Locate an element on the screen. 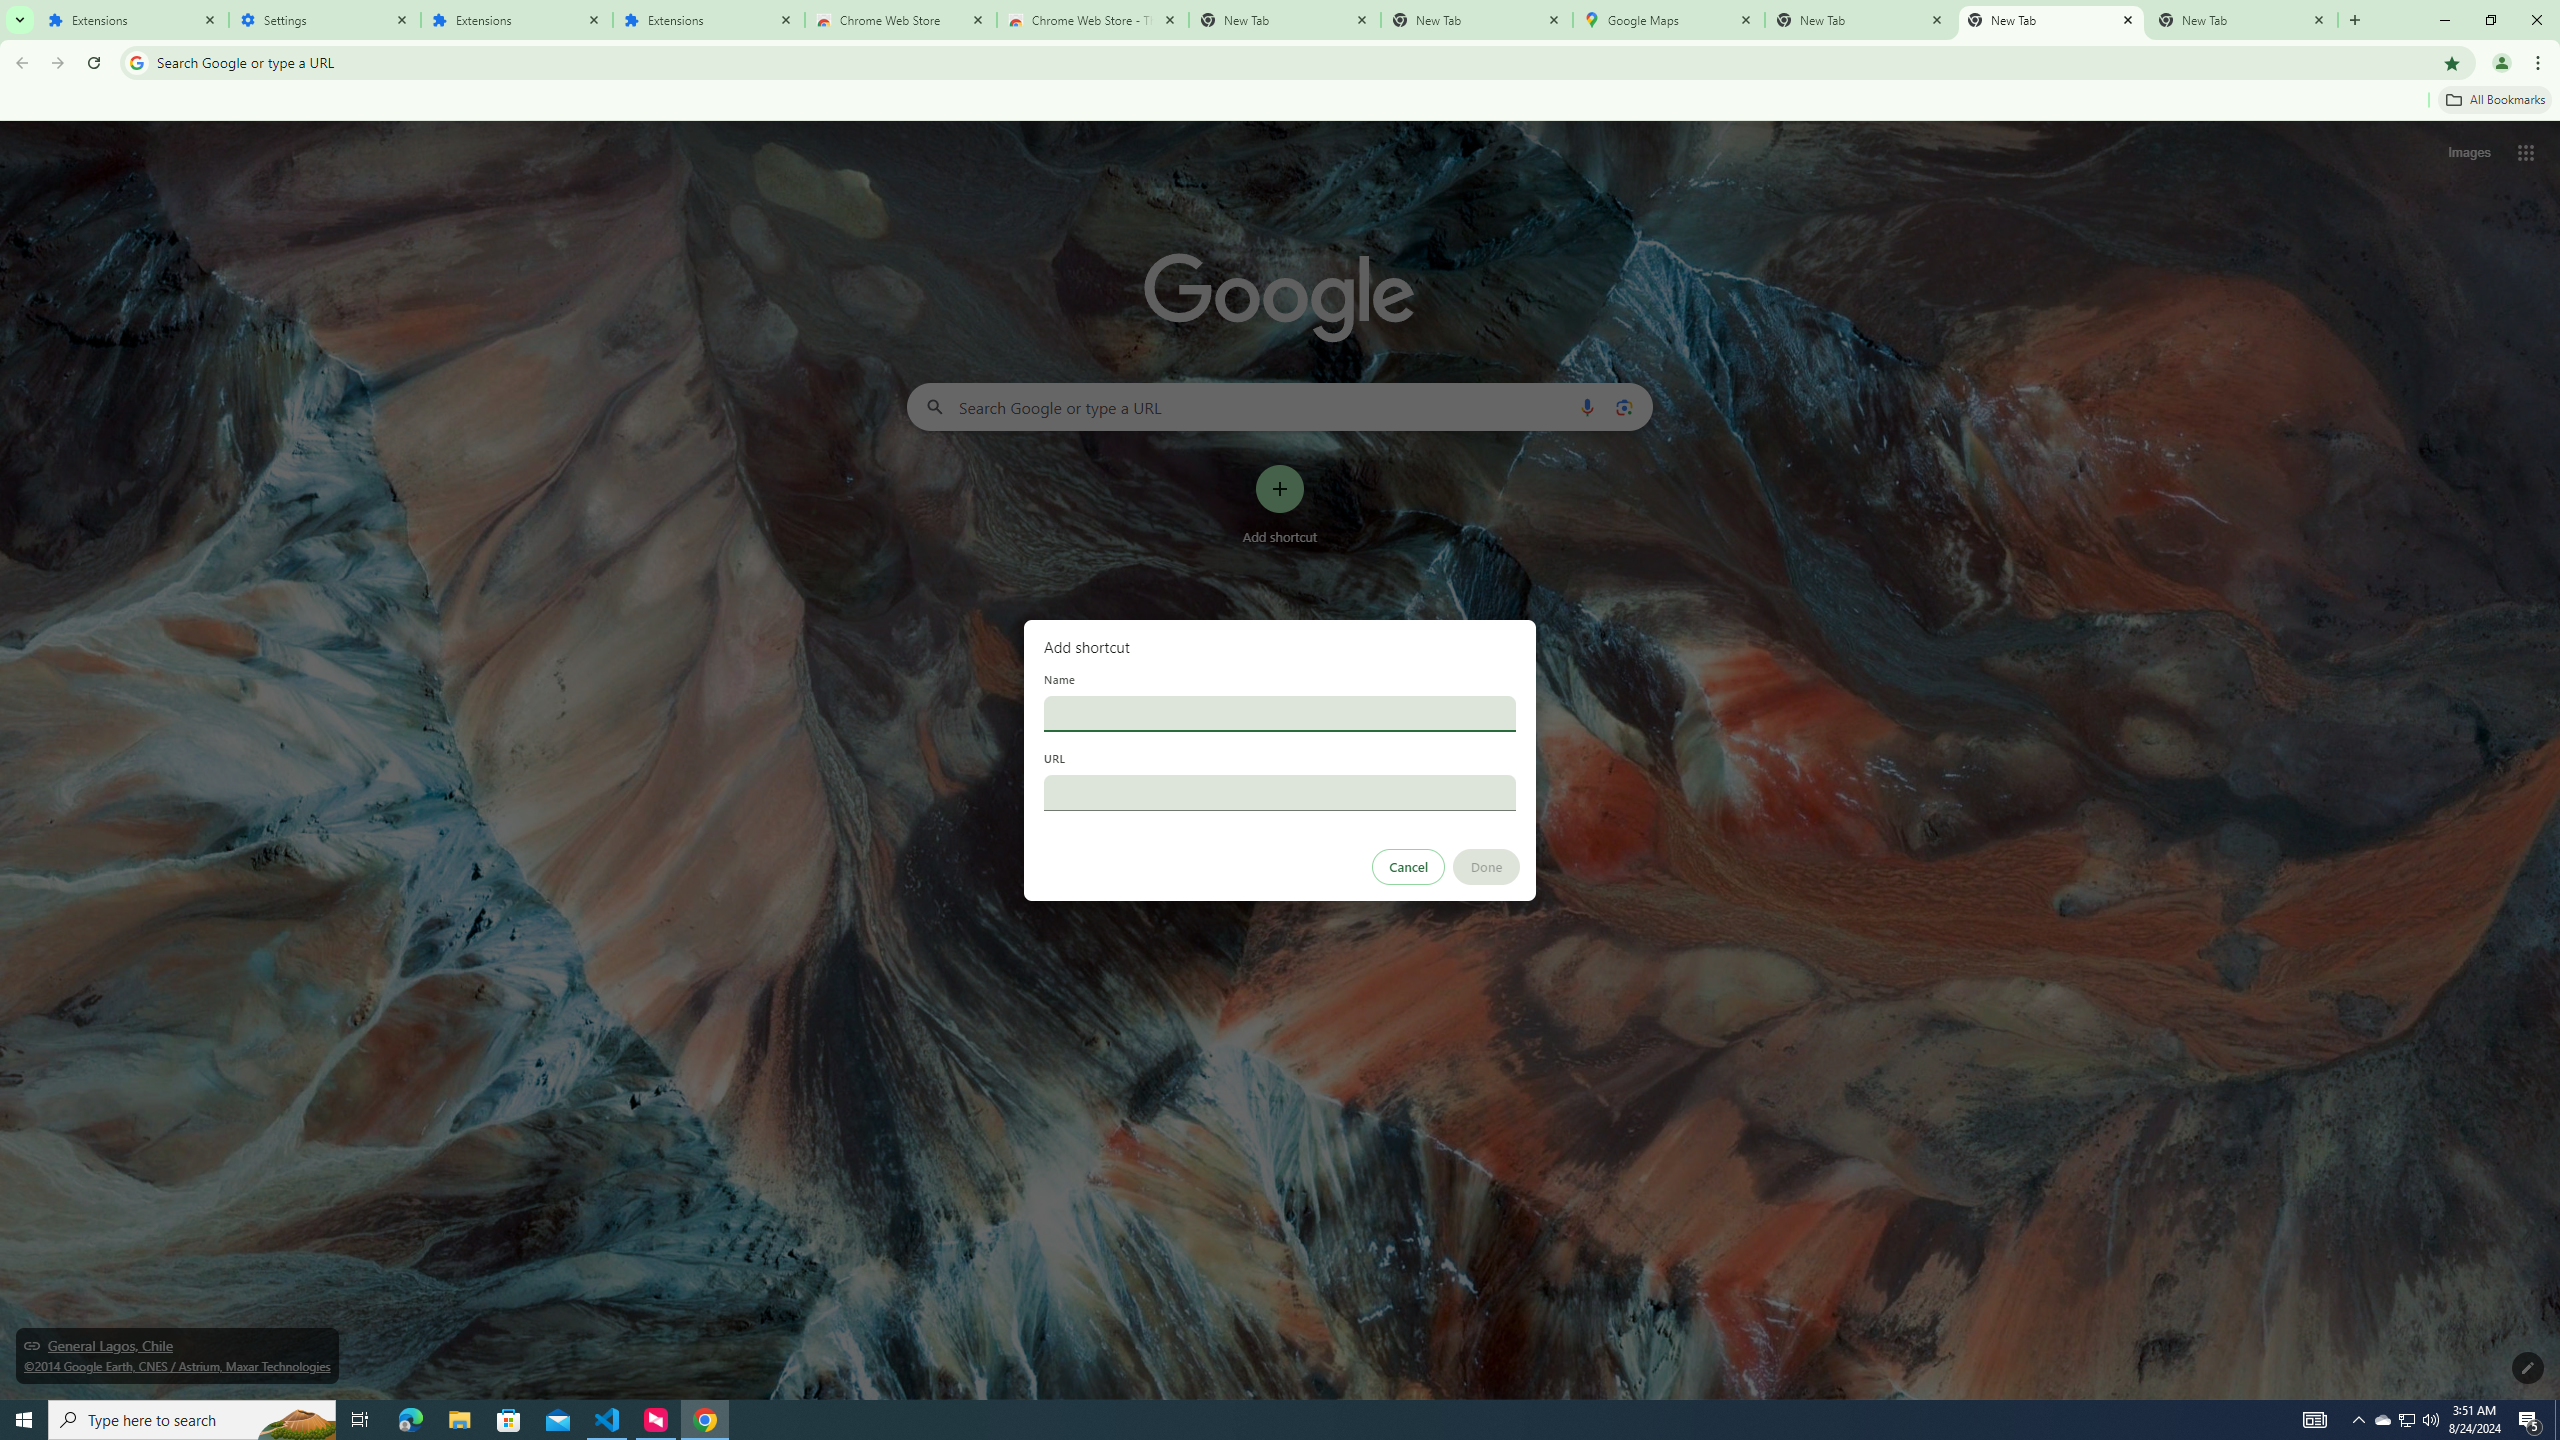 Image resolution: width=2560 pixels, height=1440 pixels. 'Name' is located at coordinates (1280, 712).